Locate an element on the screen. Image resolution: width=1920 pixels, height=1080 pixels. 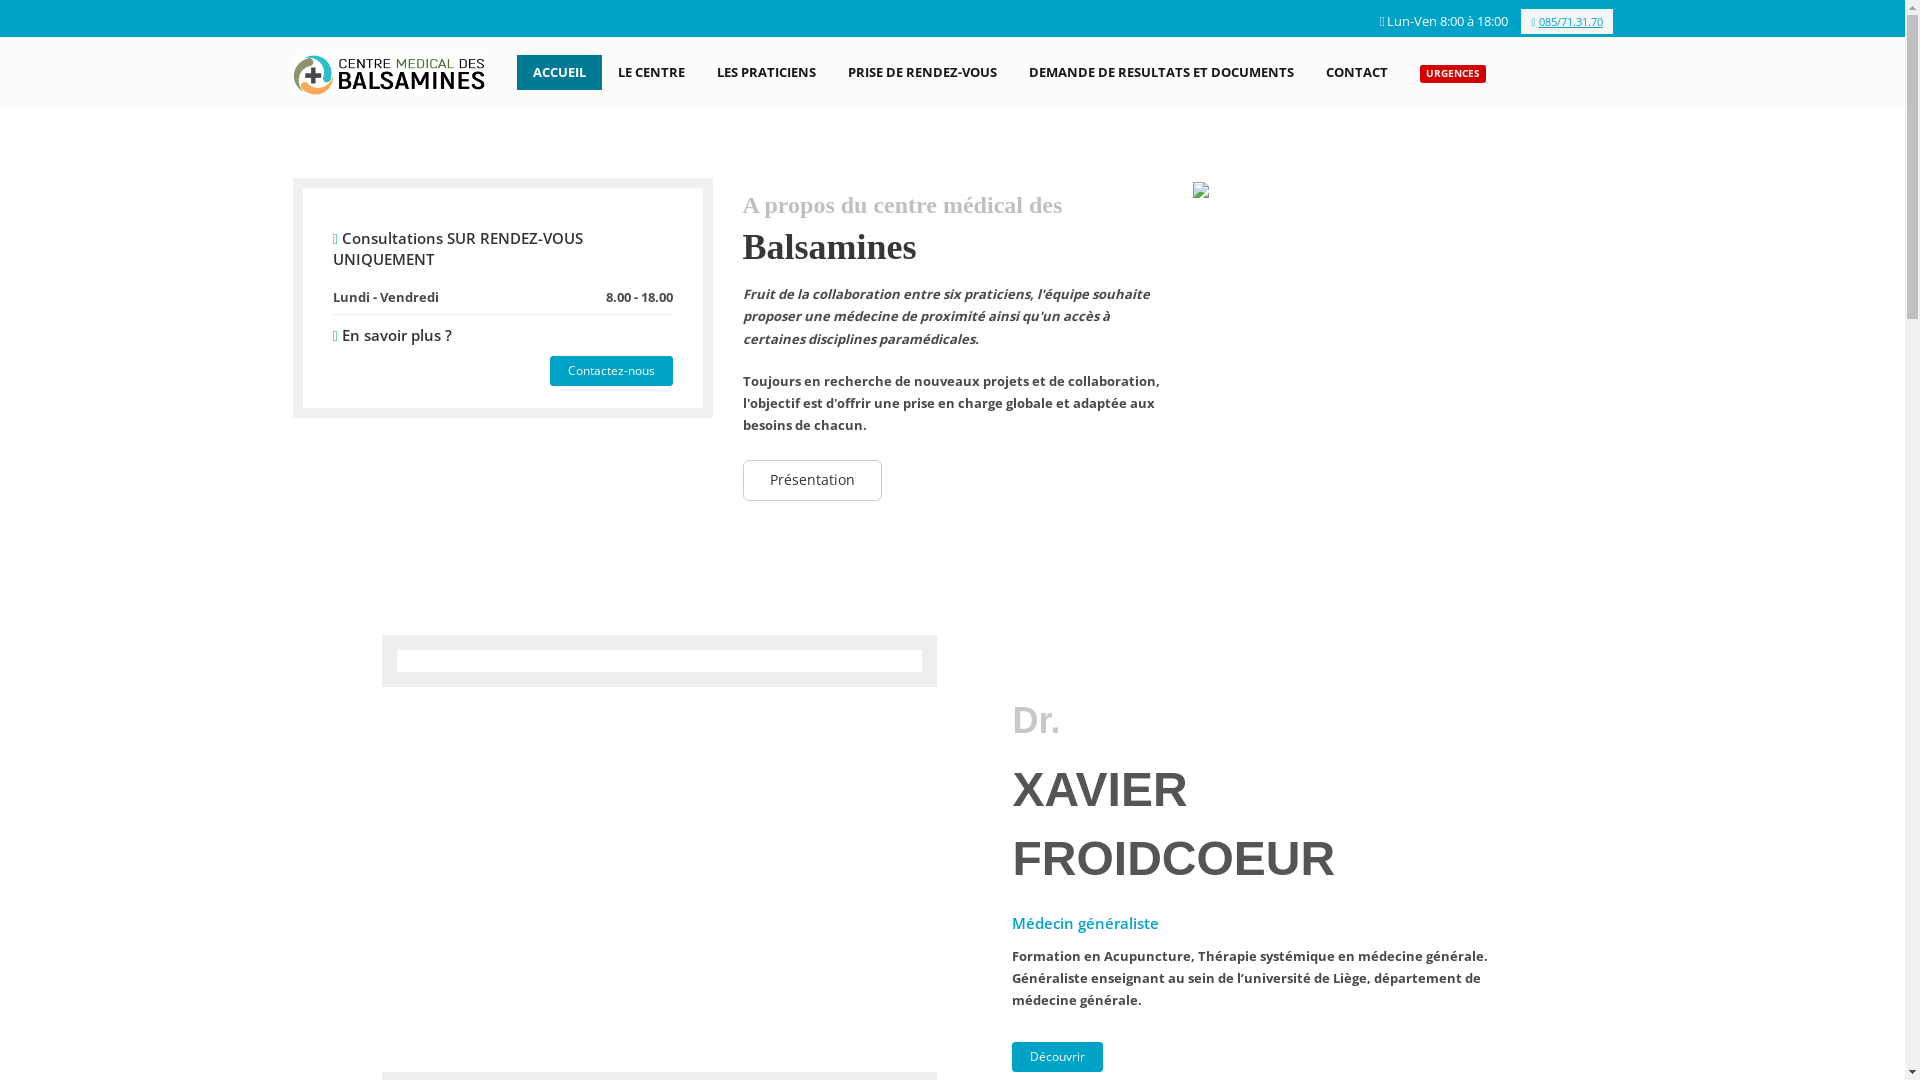
'PRISE DE RENDEZ-VOUS' is located at coordinates (921, 71).